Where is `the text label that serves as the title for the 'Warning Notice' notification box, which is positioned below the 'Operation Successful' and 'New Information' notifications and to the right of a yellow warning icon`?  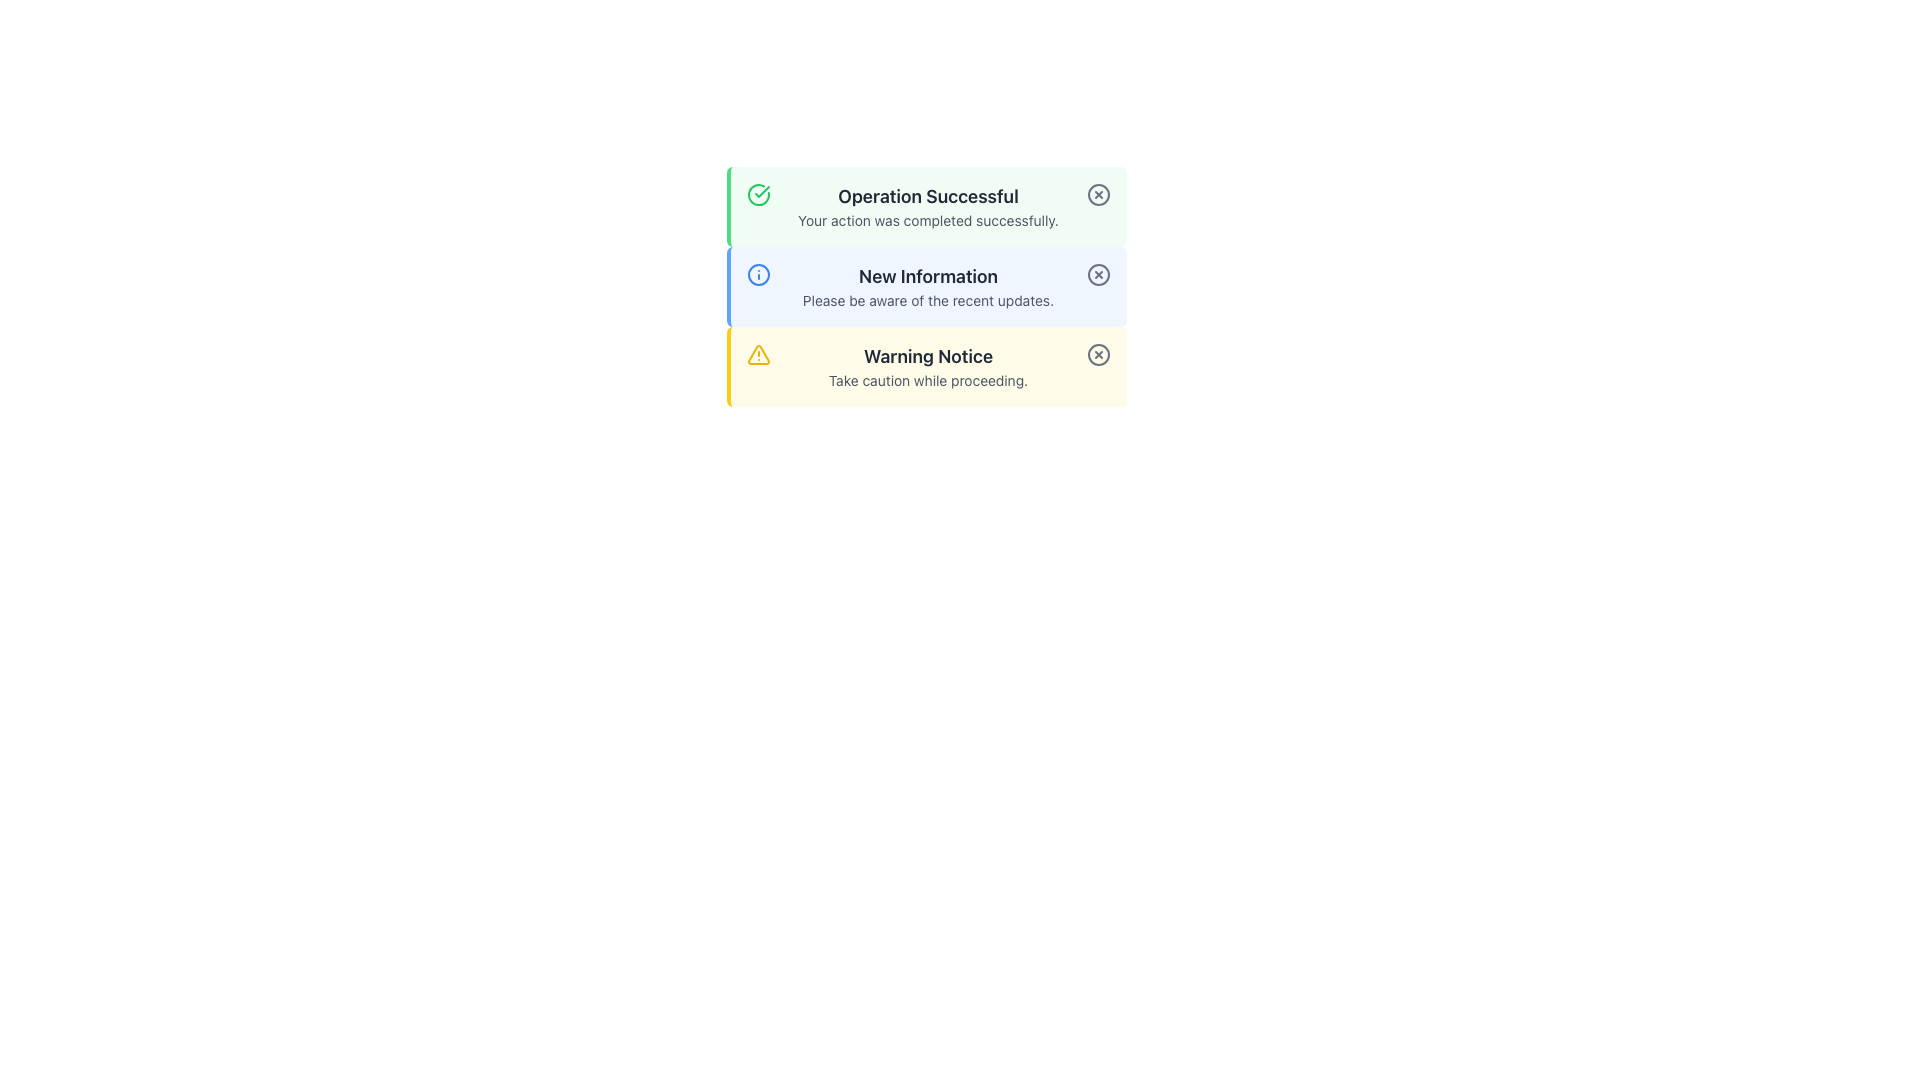 the text label that serves as the title for the 'Warning Notice' notification box, which is positioned below the 'Operation Successful' and 'New Information' notifications and to the right of a yellow warning icon is located at coordinates (927, 356).